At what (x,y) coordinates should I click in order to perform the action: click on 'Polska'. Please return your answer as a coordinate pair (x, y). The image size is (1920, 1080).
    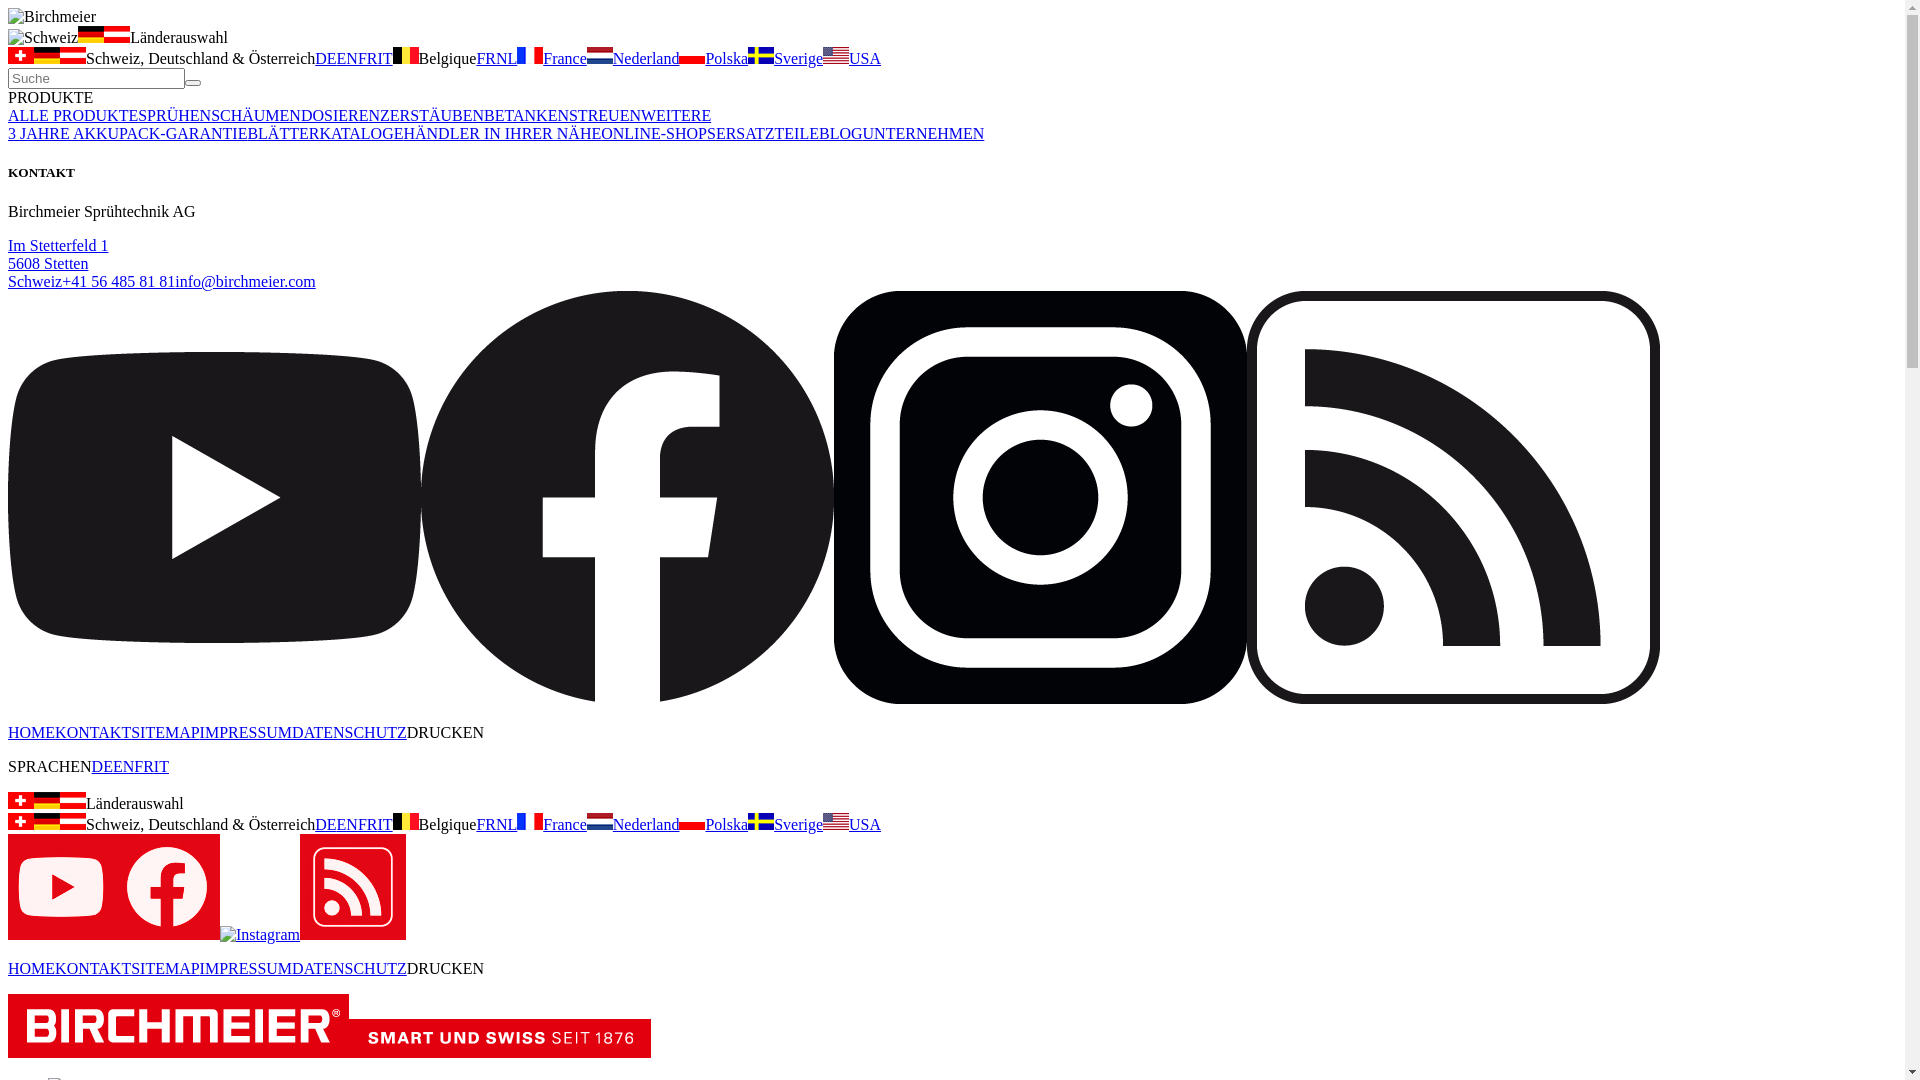
    Looking at the image, I should click on (678, 57).